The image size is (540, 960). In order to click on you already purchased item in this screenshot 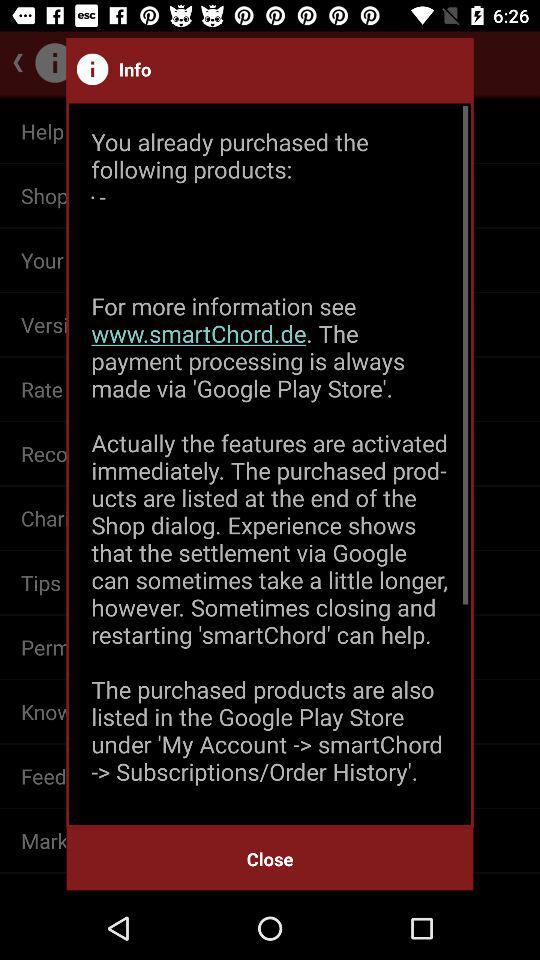, I will do `click(270, 464)`.